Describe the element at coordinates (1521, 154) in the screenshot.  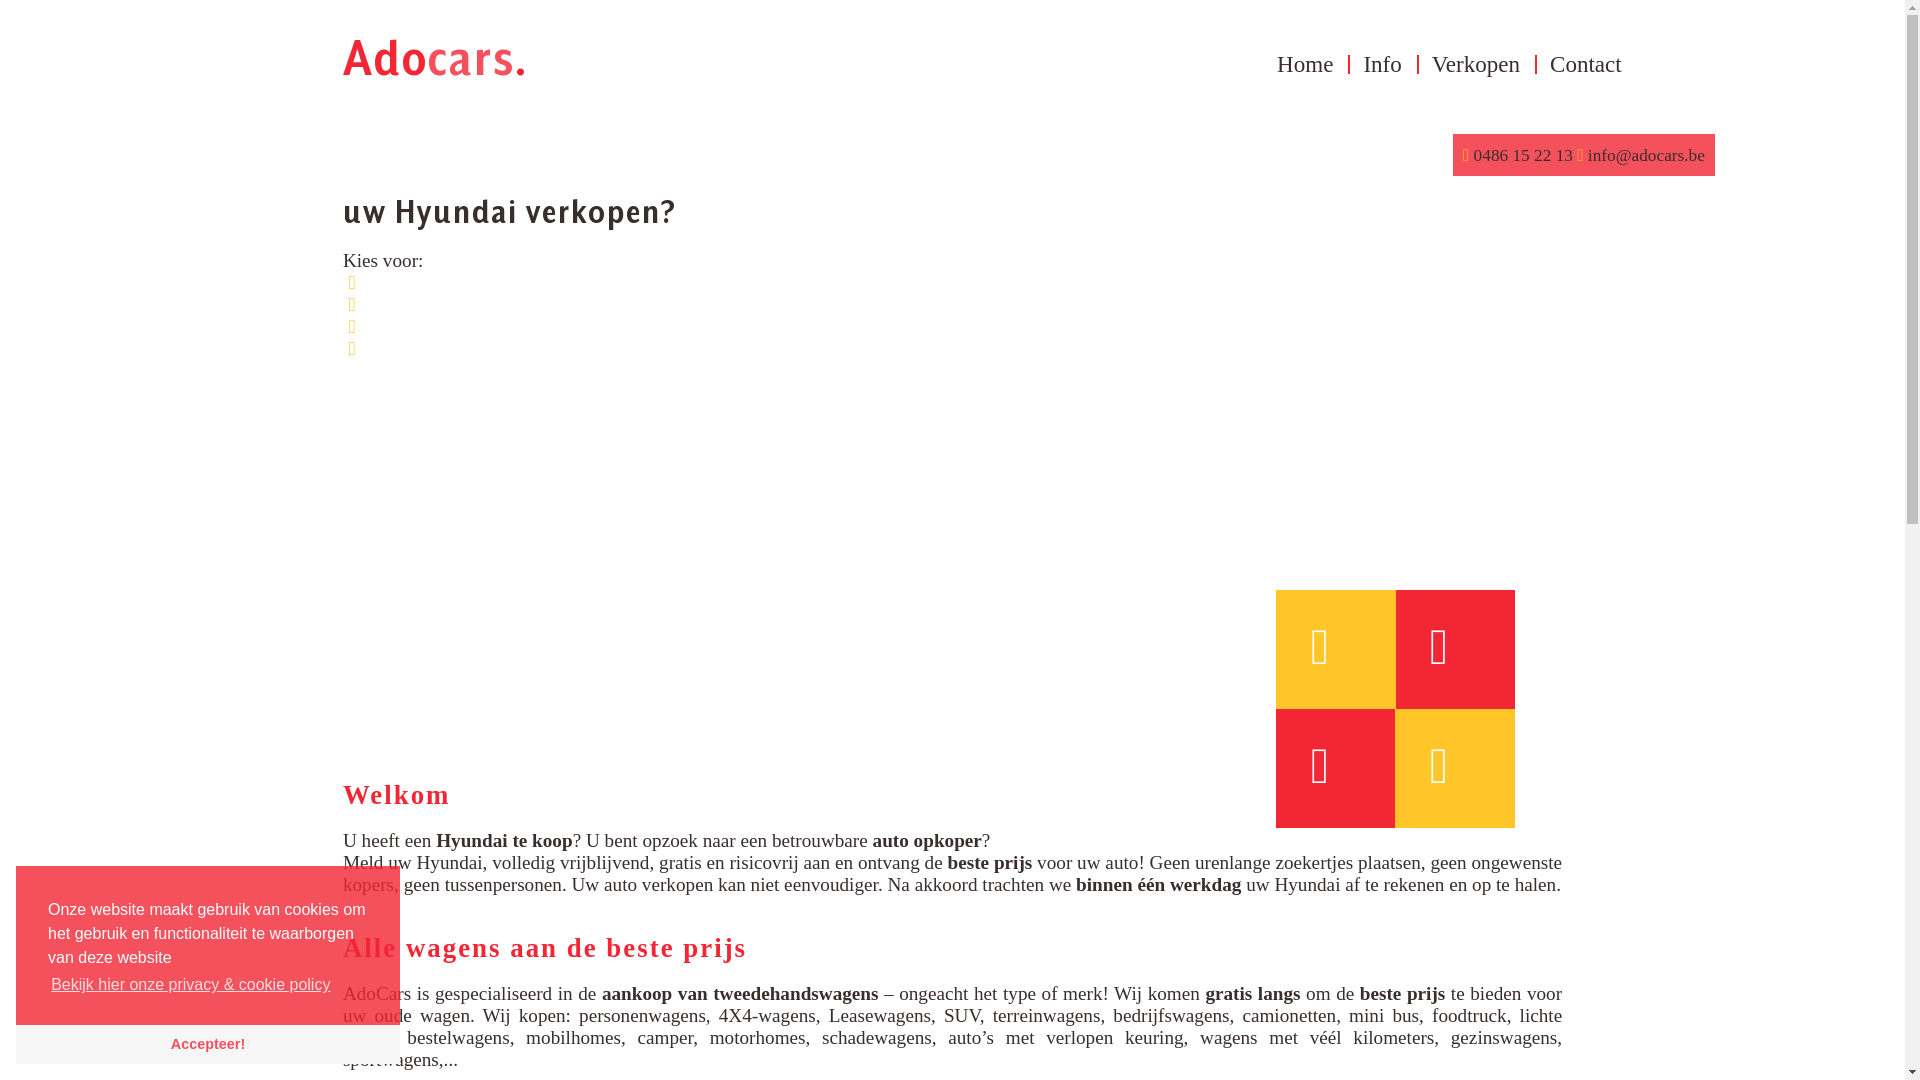
I see `'0486 15 22 13'` at that location.